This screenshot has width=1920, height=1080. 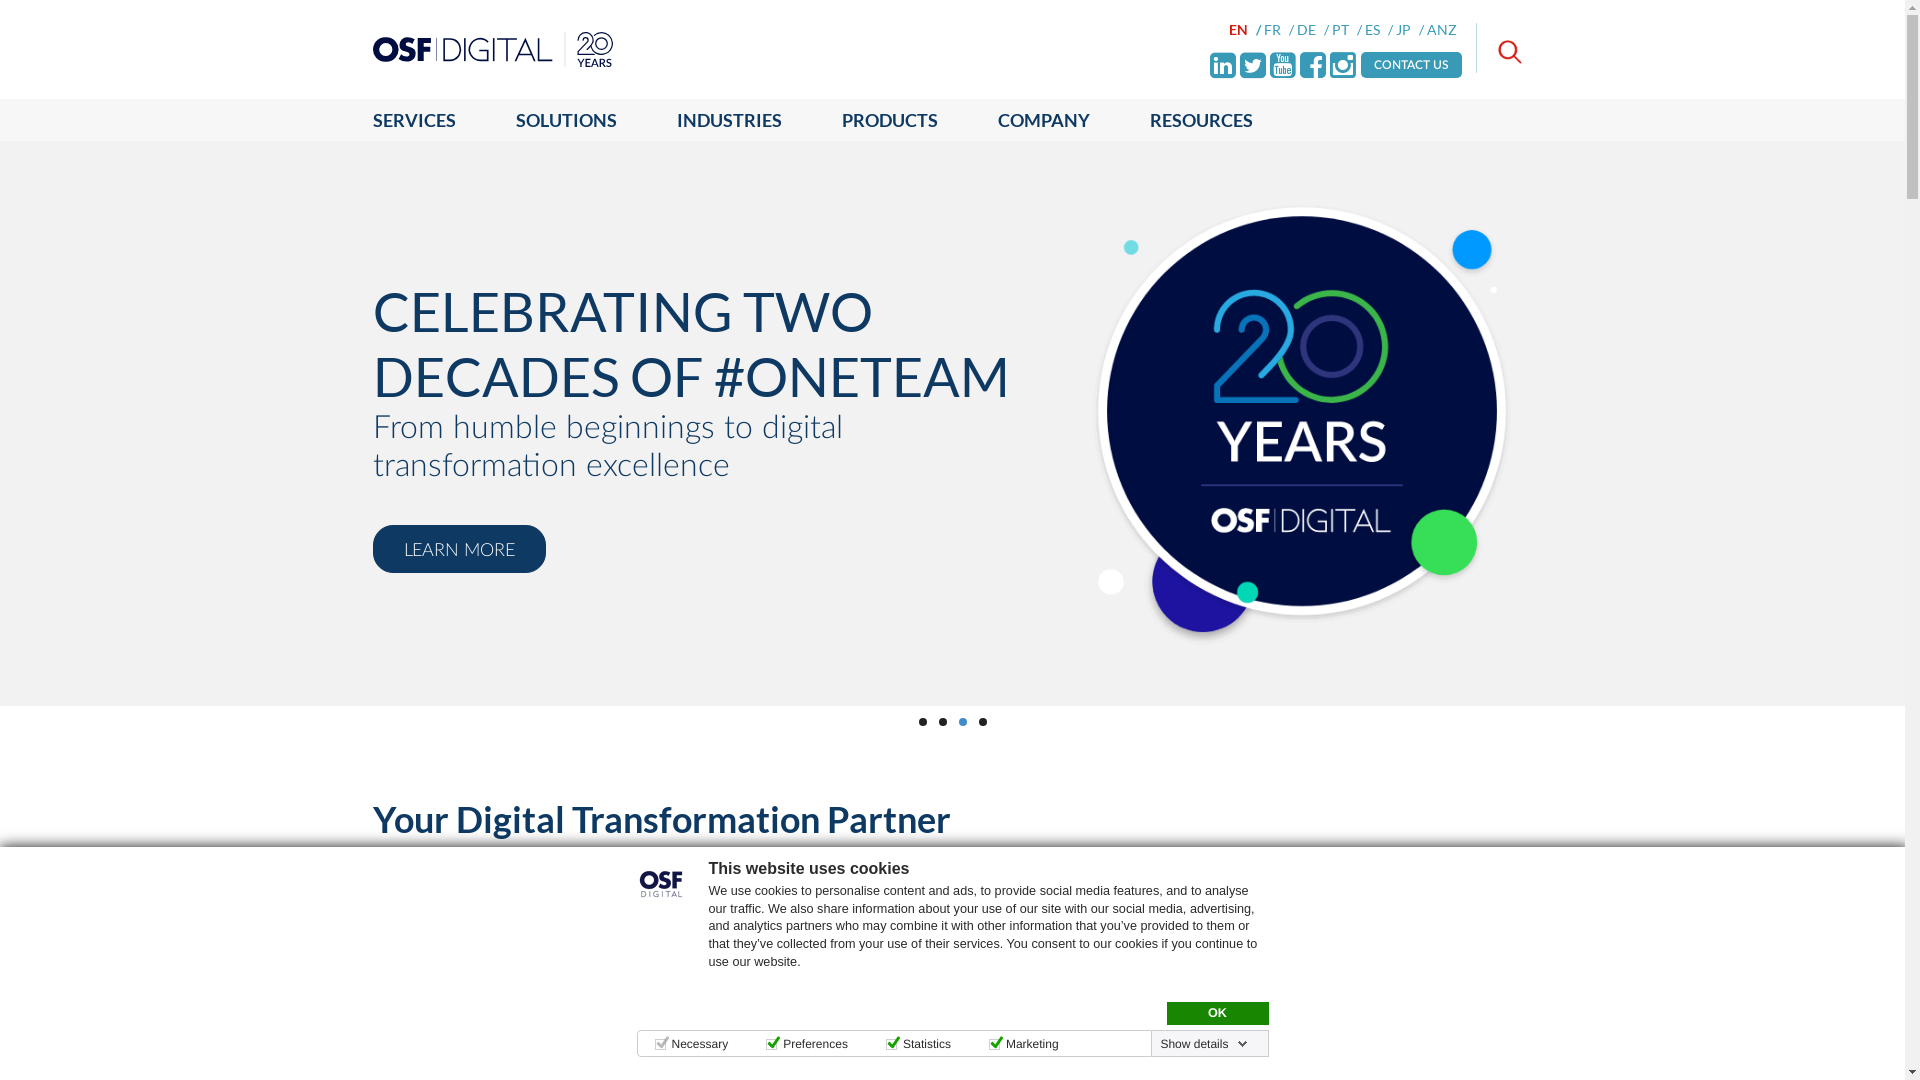 I want to click on 'ES', so click(x=1377, y=29).